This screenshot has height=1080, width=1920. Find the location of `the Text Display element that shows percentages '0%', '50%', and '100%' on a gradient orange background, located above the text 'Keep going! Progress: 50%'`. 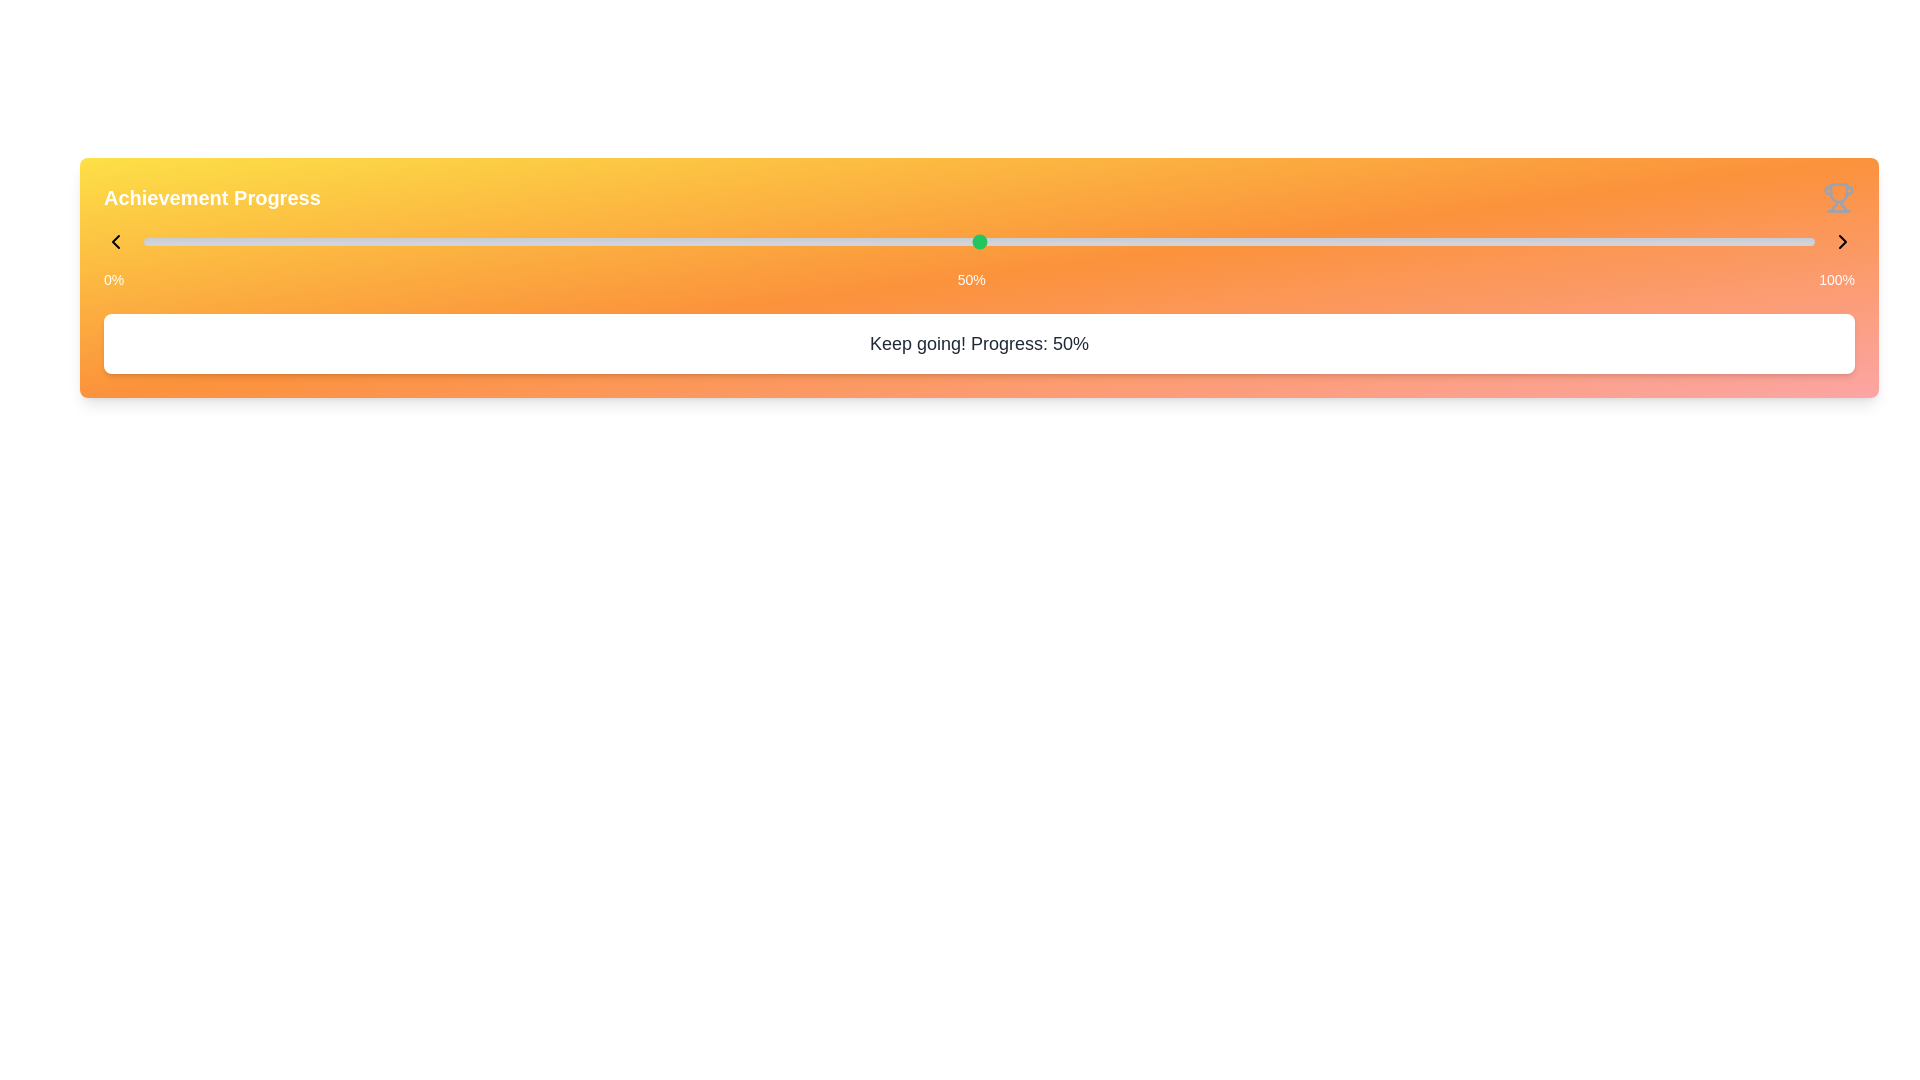

the Text Display element that shows percentages '0%', '50%', and '100%' on a gradient orange background, located above the text 'Keep going! Progress: 50%' is located at coordinates (979, 280).